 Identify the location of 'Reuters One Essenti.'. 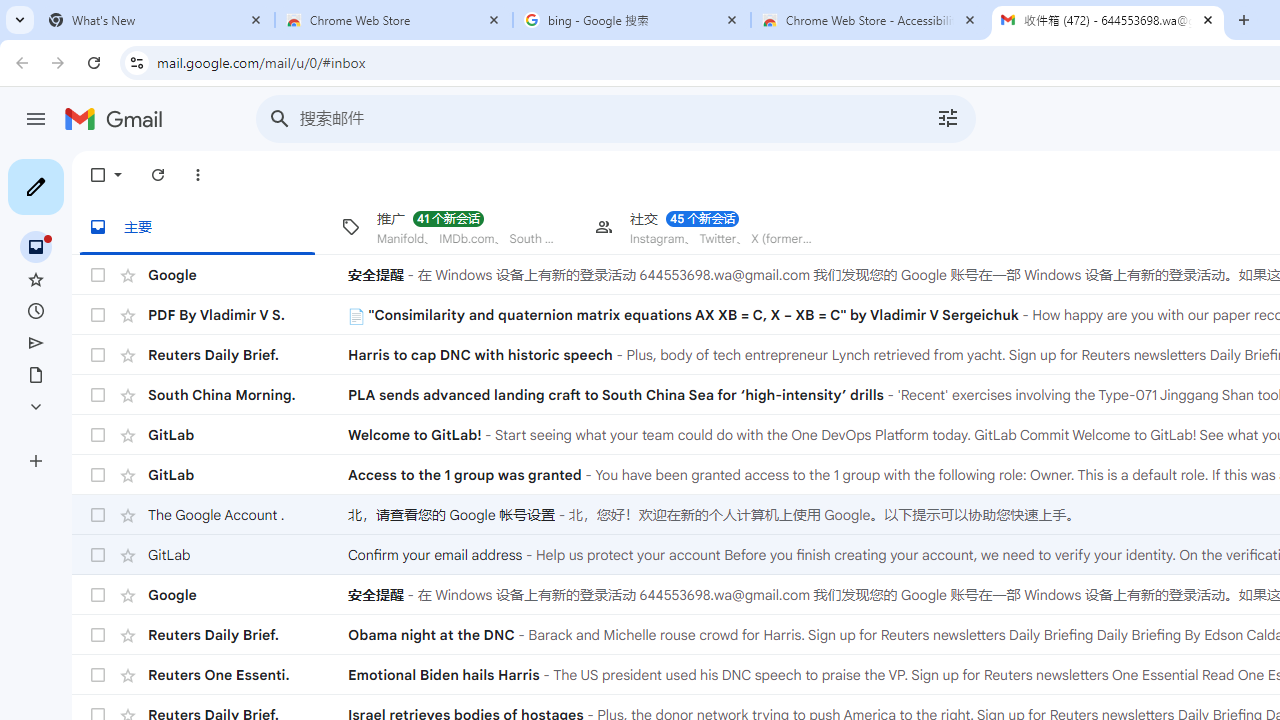
(247, 675).